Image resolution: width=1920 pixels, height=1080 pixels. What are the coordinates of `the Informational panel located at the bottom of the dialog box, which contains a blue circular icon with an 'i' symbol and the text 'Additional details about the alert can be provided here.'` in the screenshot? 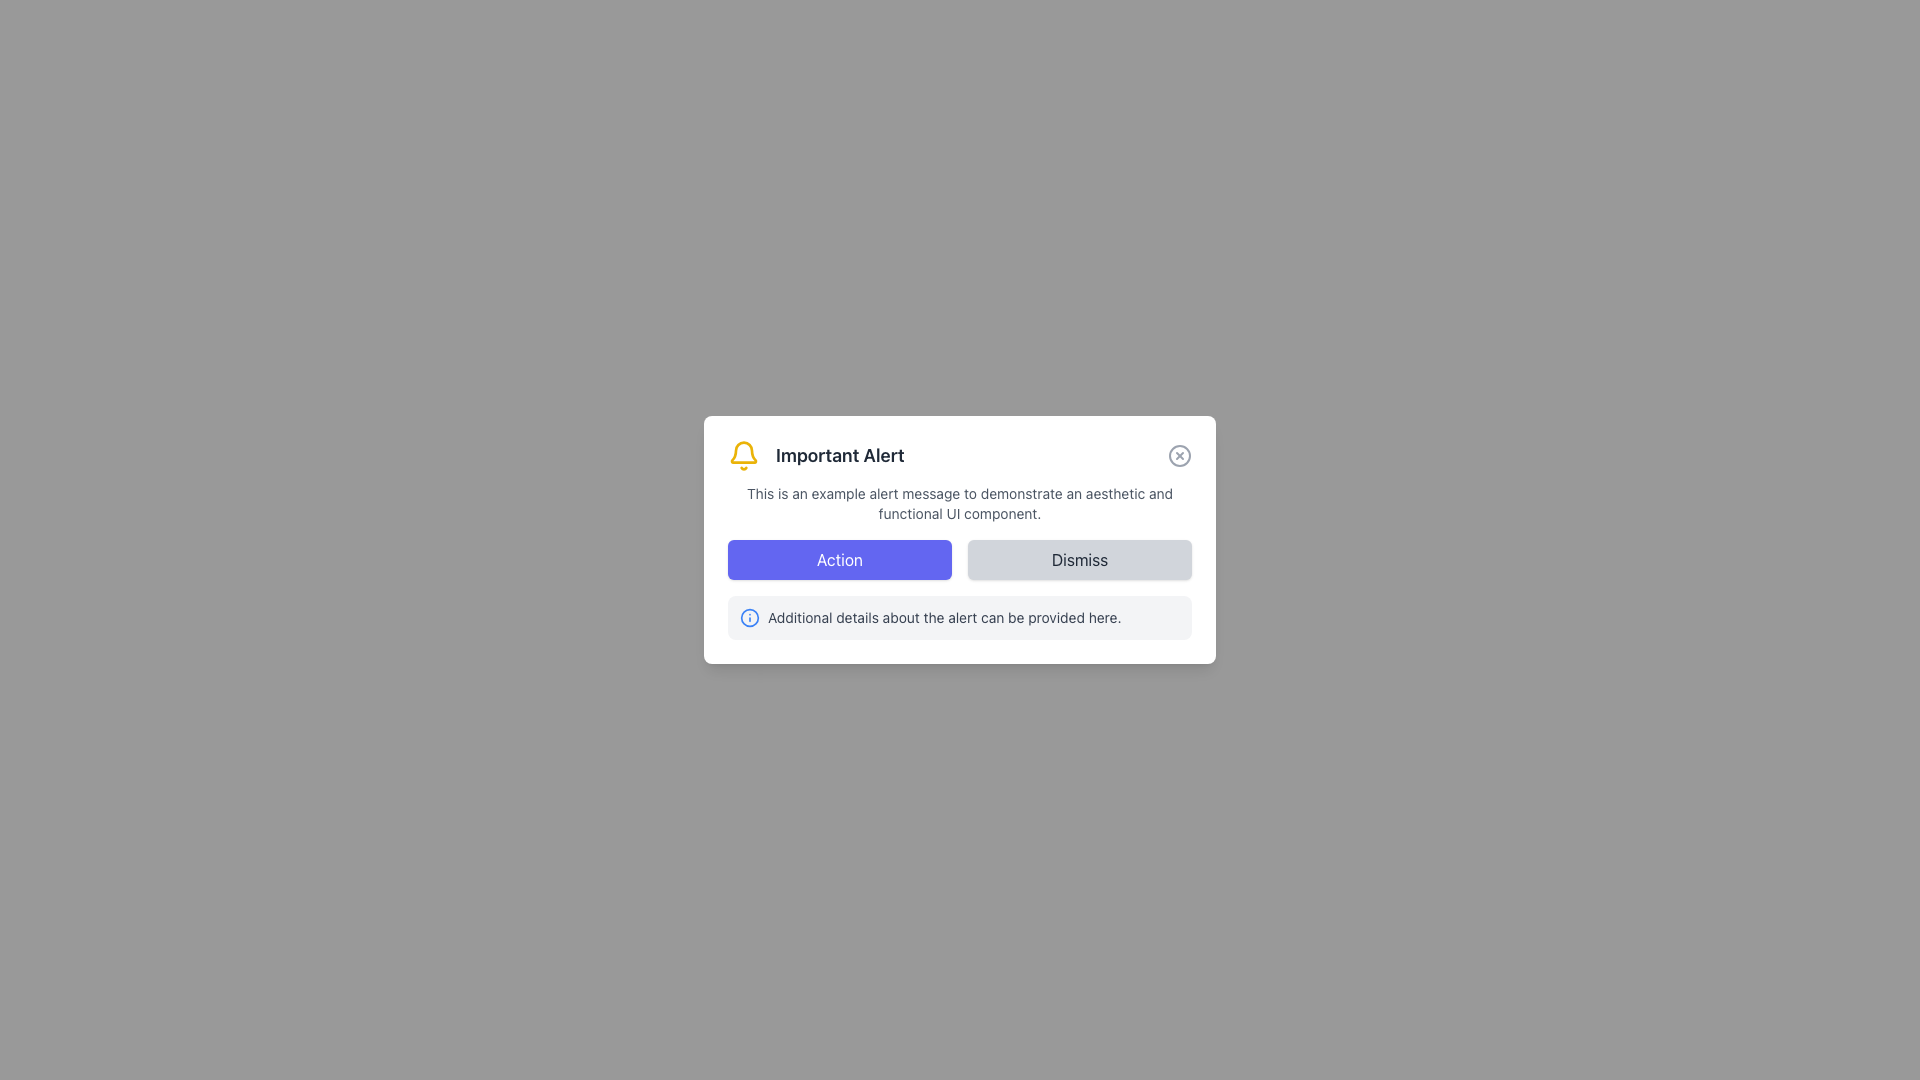 It's located at (960, 616).